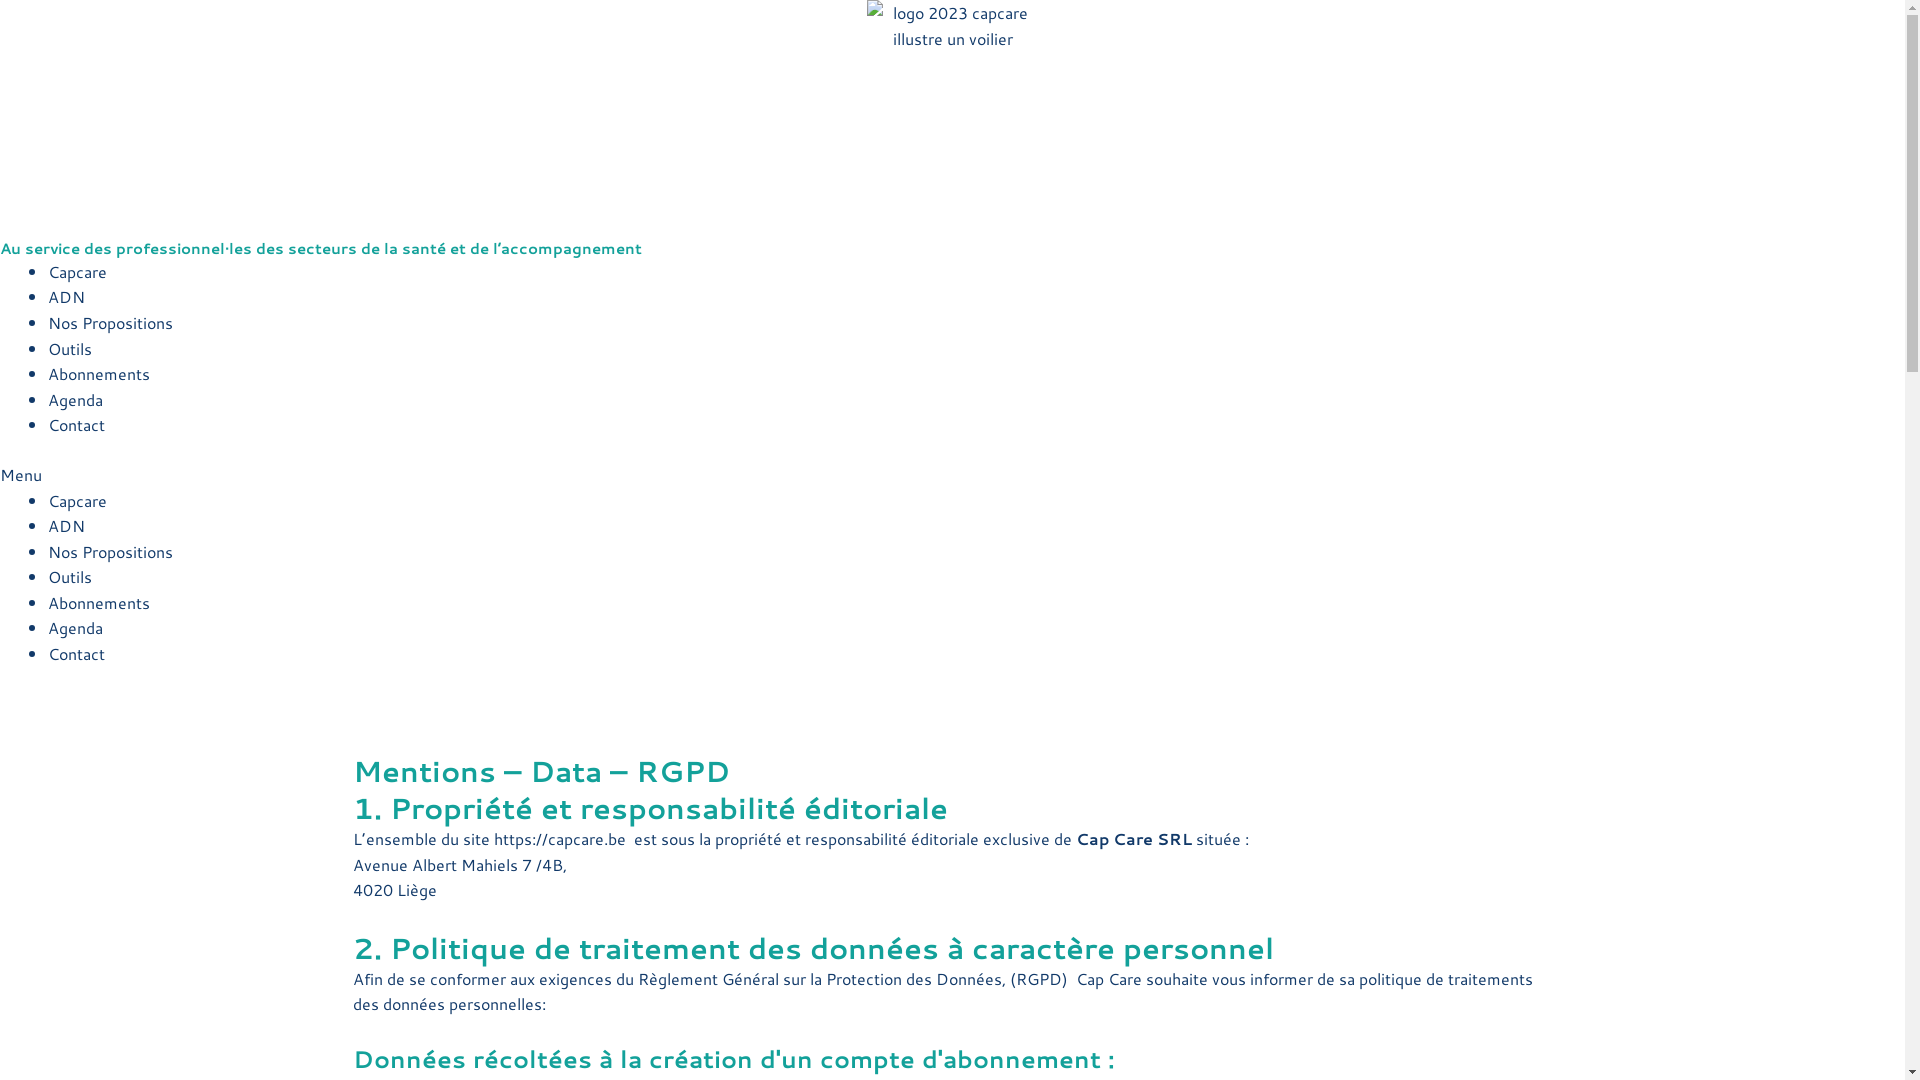 This screenshot has height=1080, width=1920. I want to click on 'Capcare', so click(77, 271).